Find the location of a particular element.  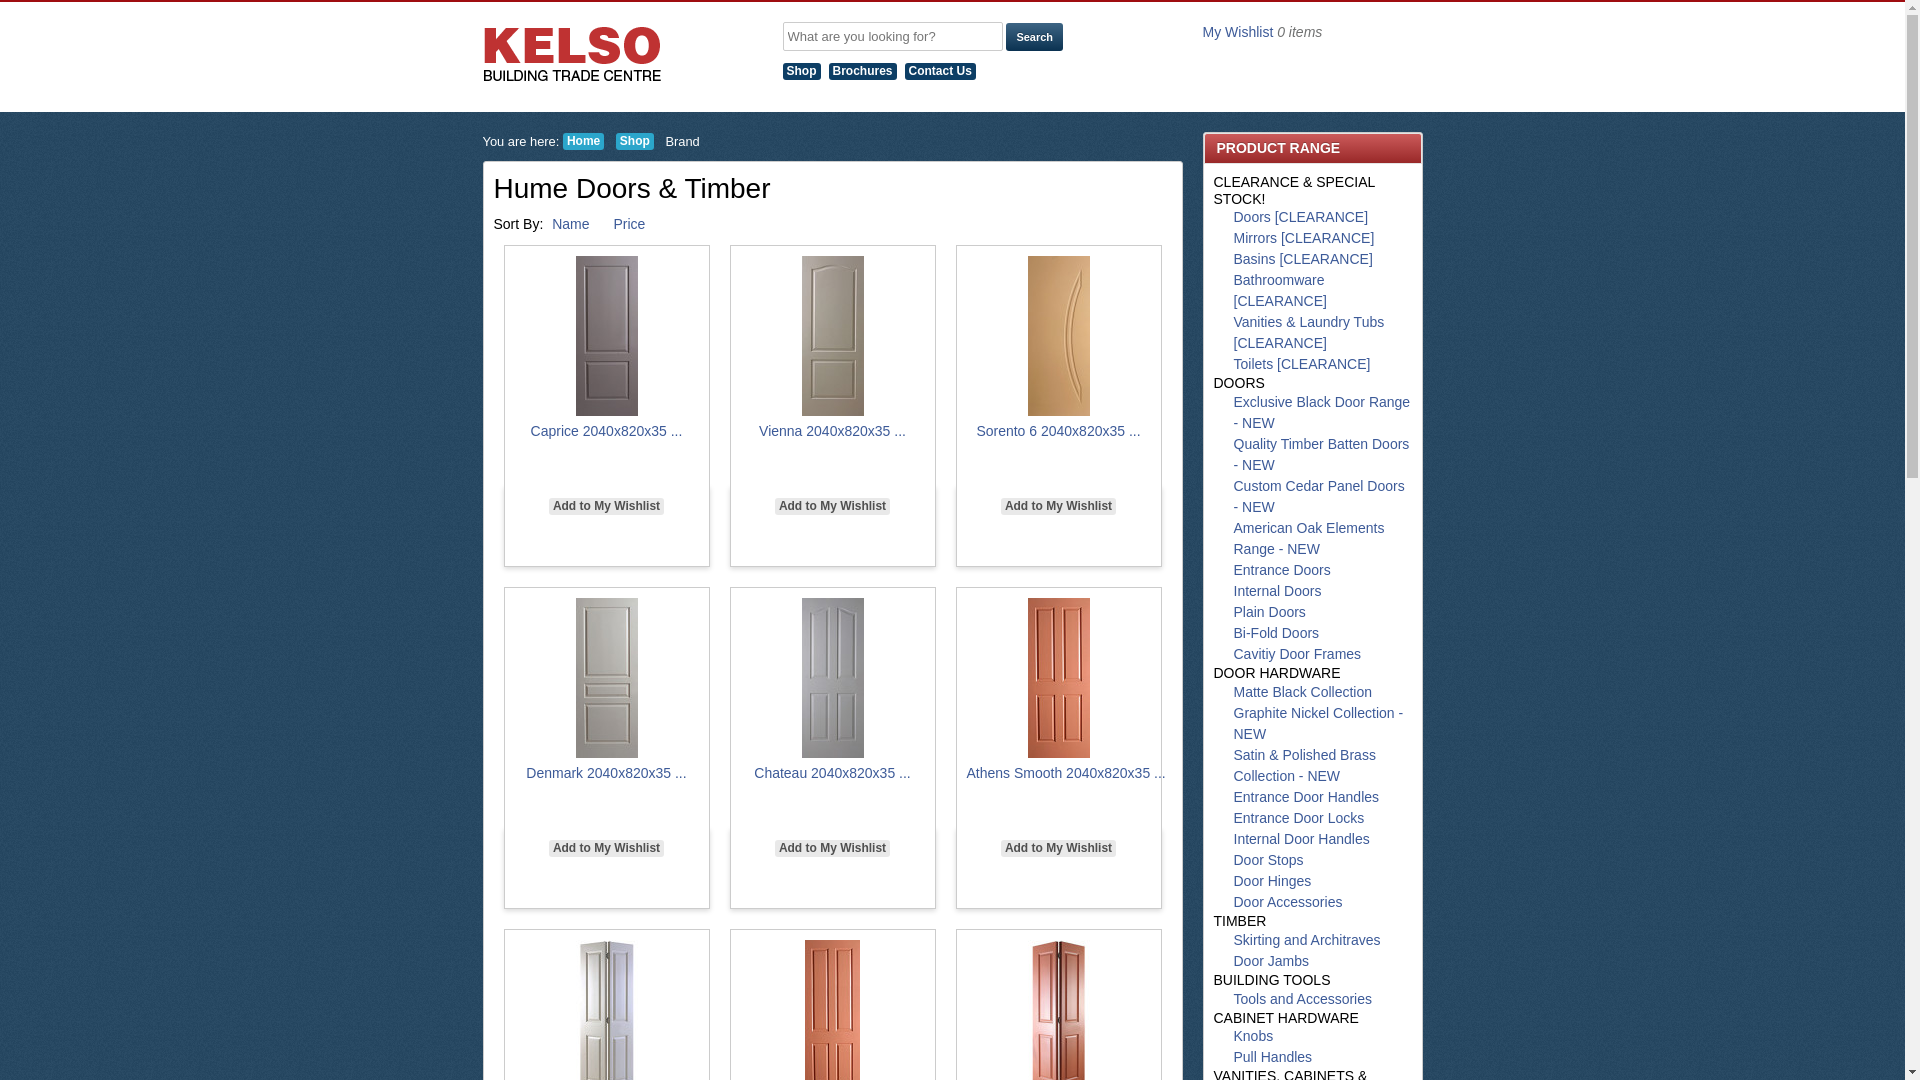

'Brochures' is located at coordinates (828, 69).